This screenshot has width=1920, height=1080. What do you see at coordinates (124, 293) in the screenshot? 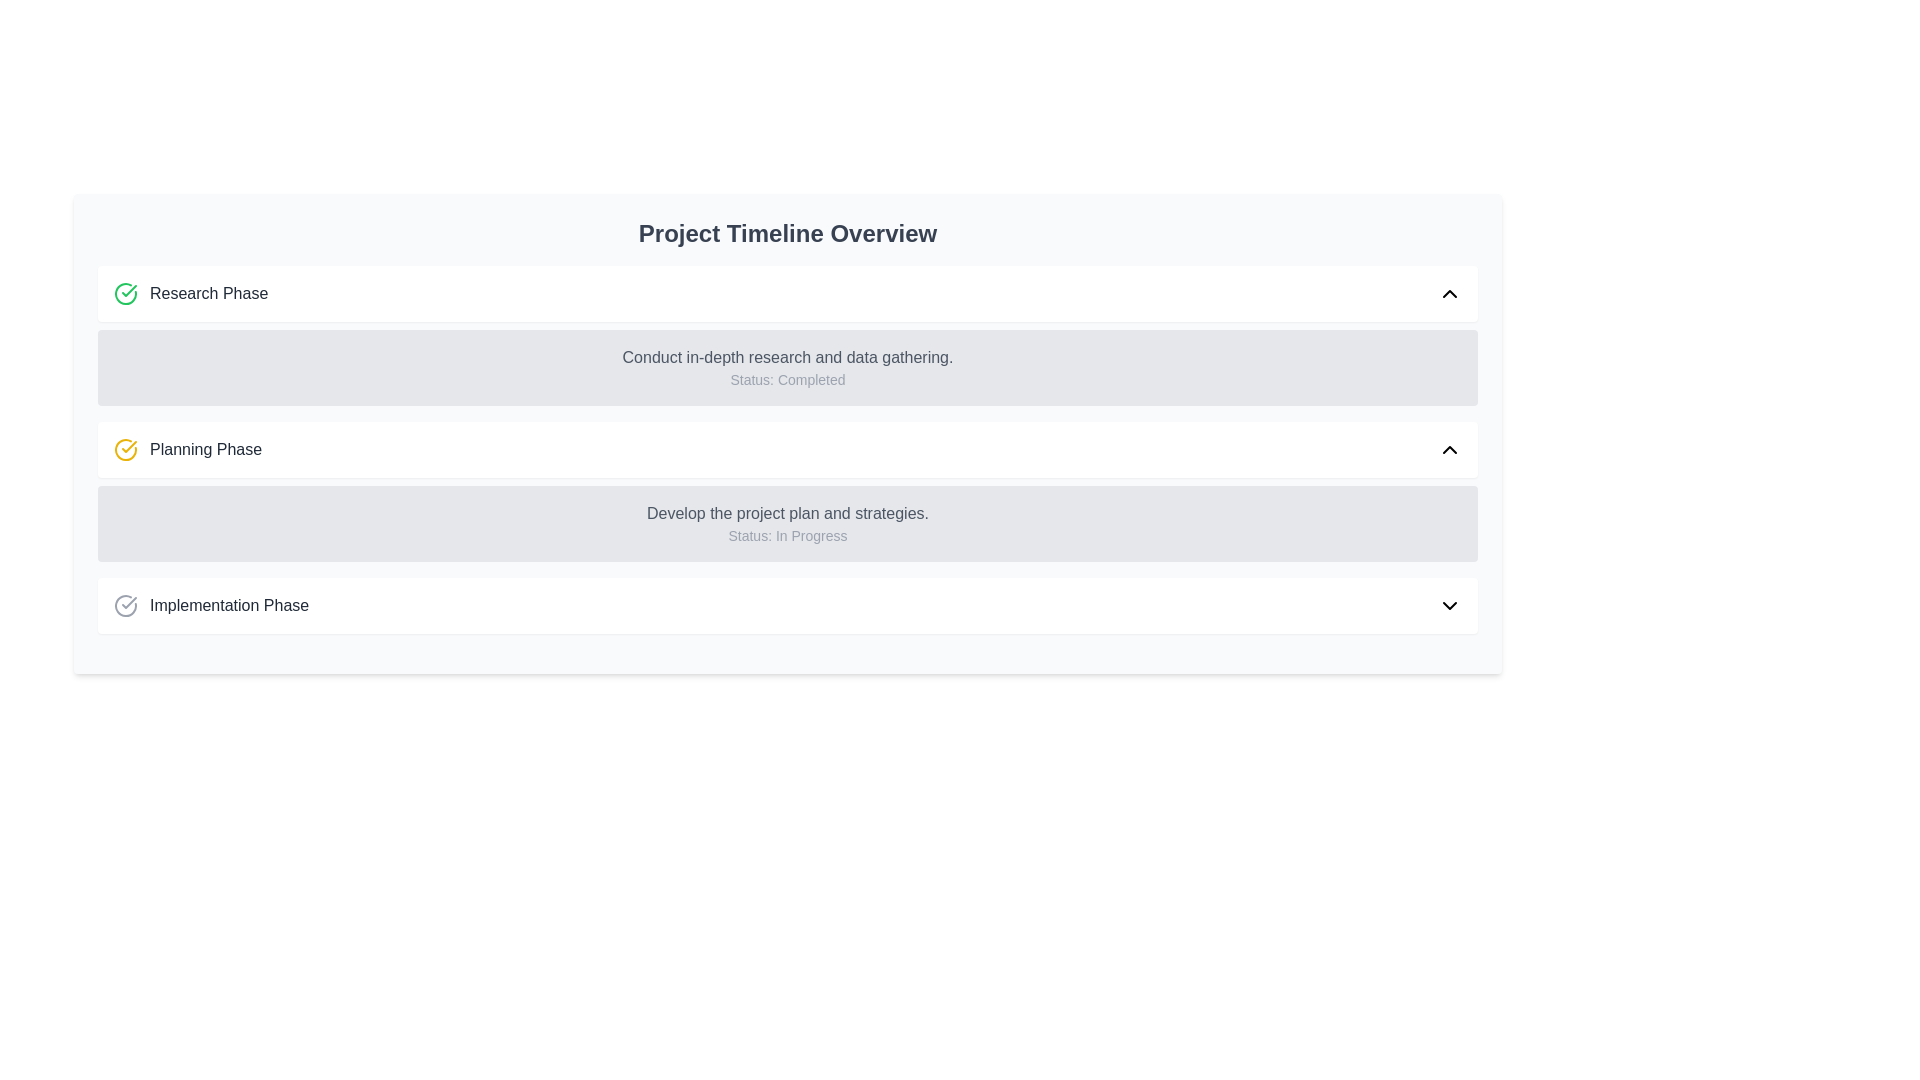
I see `the circular graphic icon with a green border and checkmark, indicating successful completion, located in the first row of the timeline overview adjacent to the 'Research Phase' text label` at bounding box center [124, 293].